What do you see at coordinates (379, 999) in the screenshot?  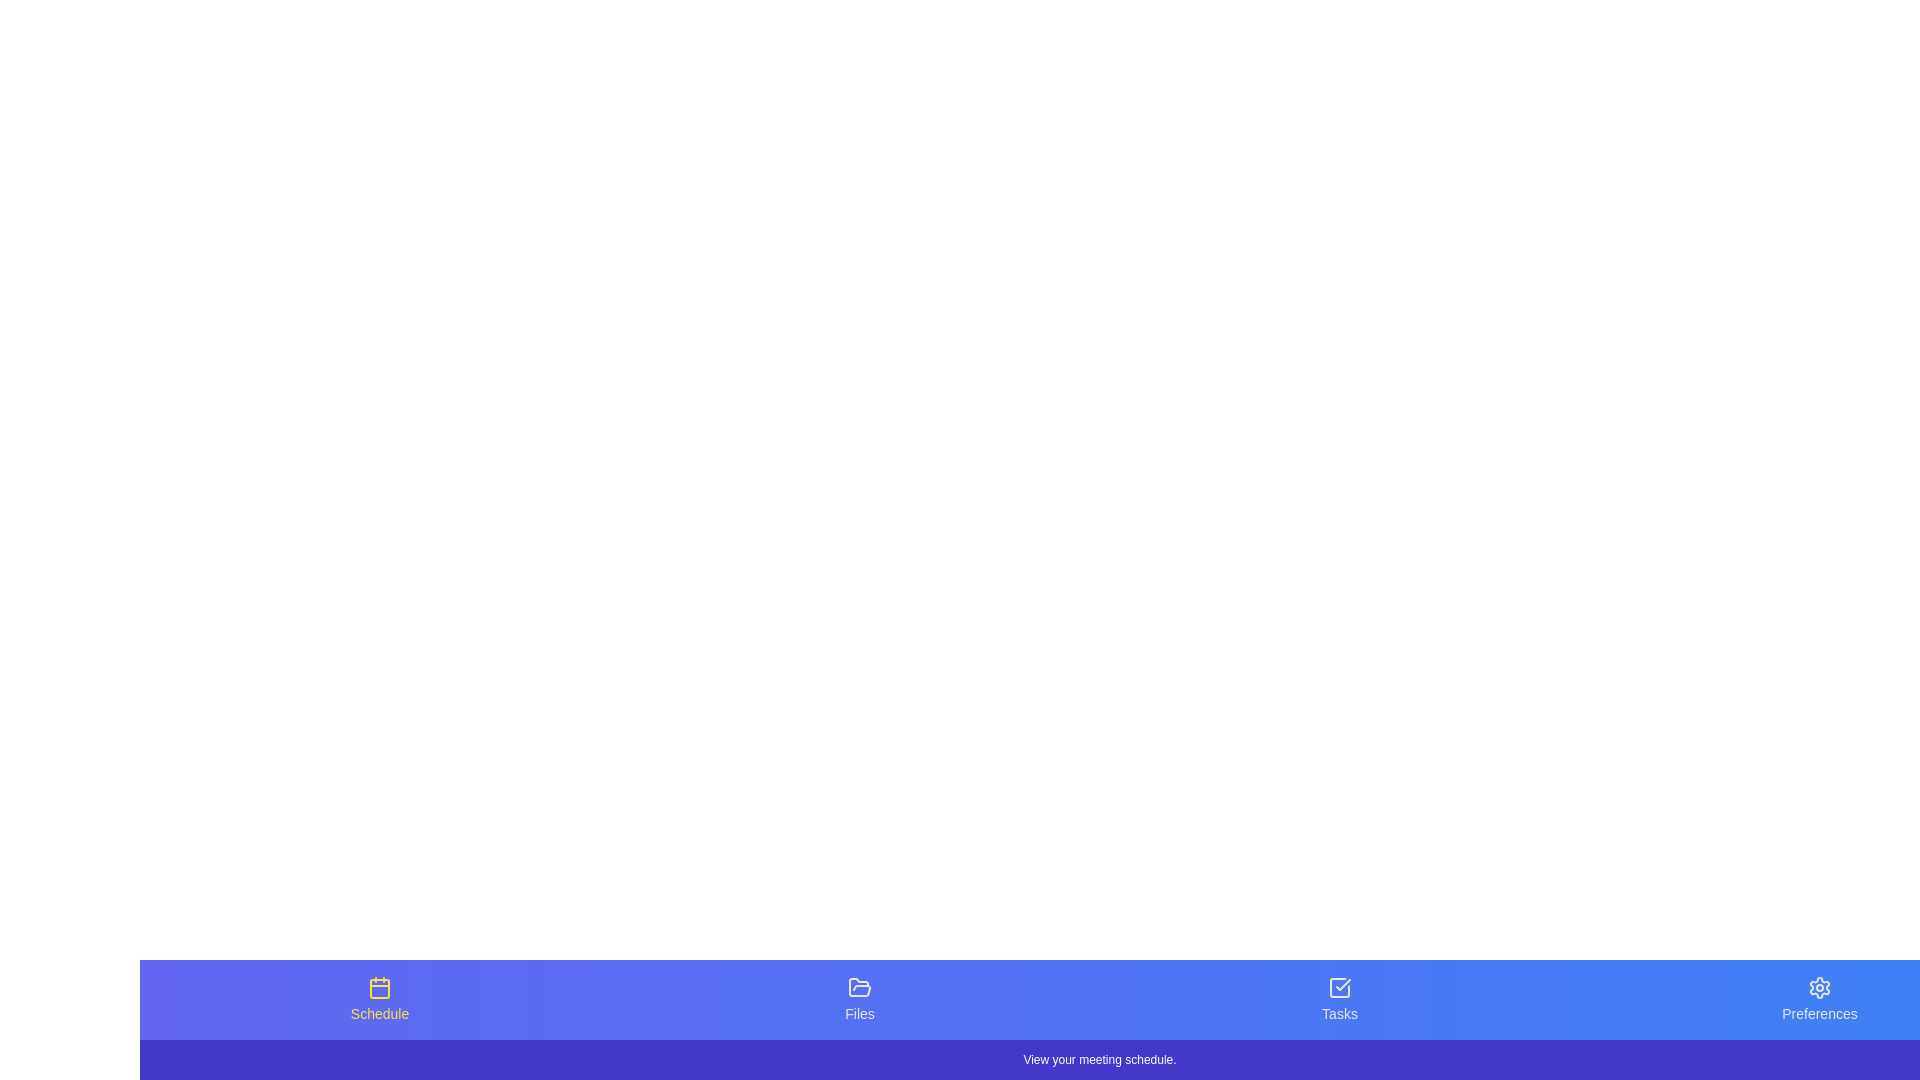 I see `the tab labeled Schedule` at bounding box center [379, 999].